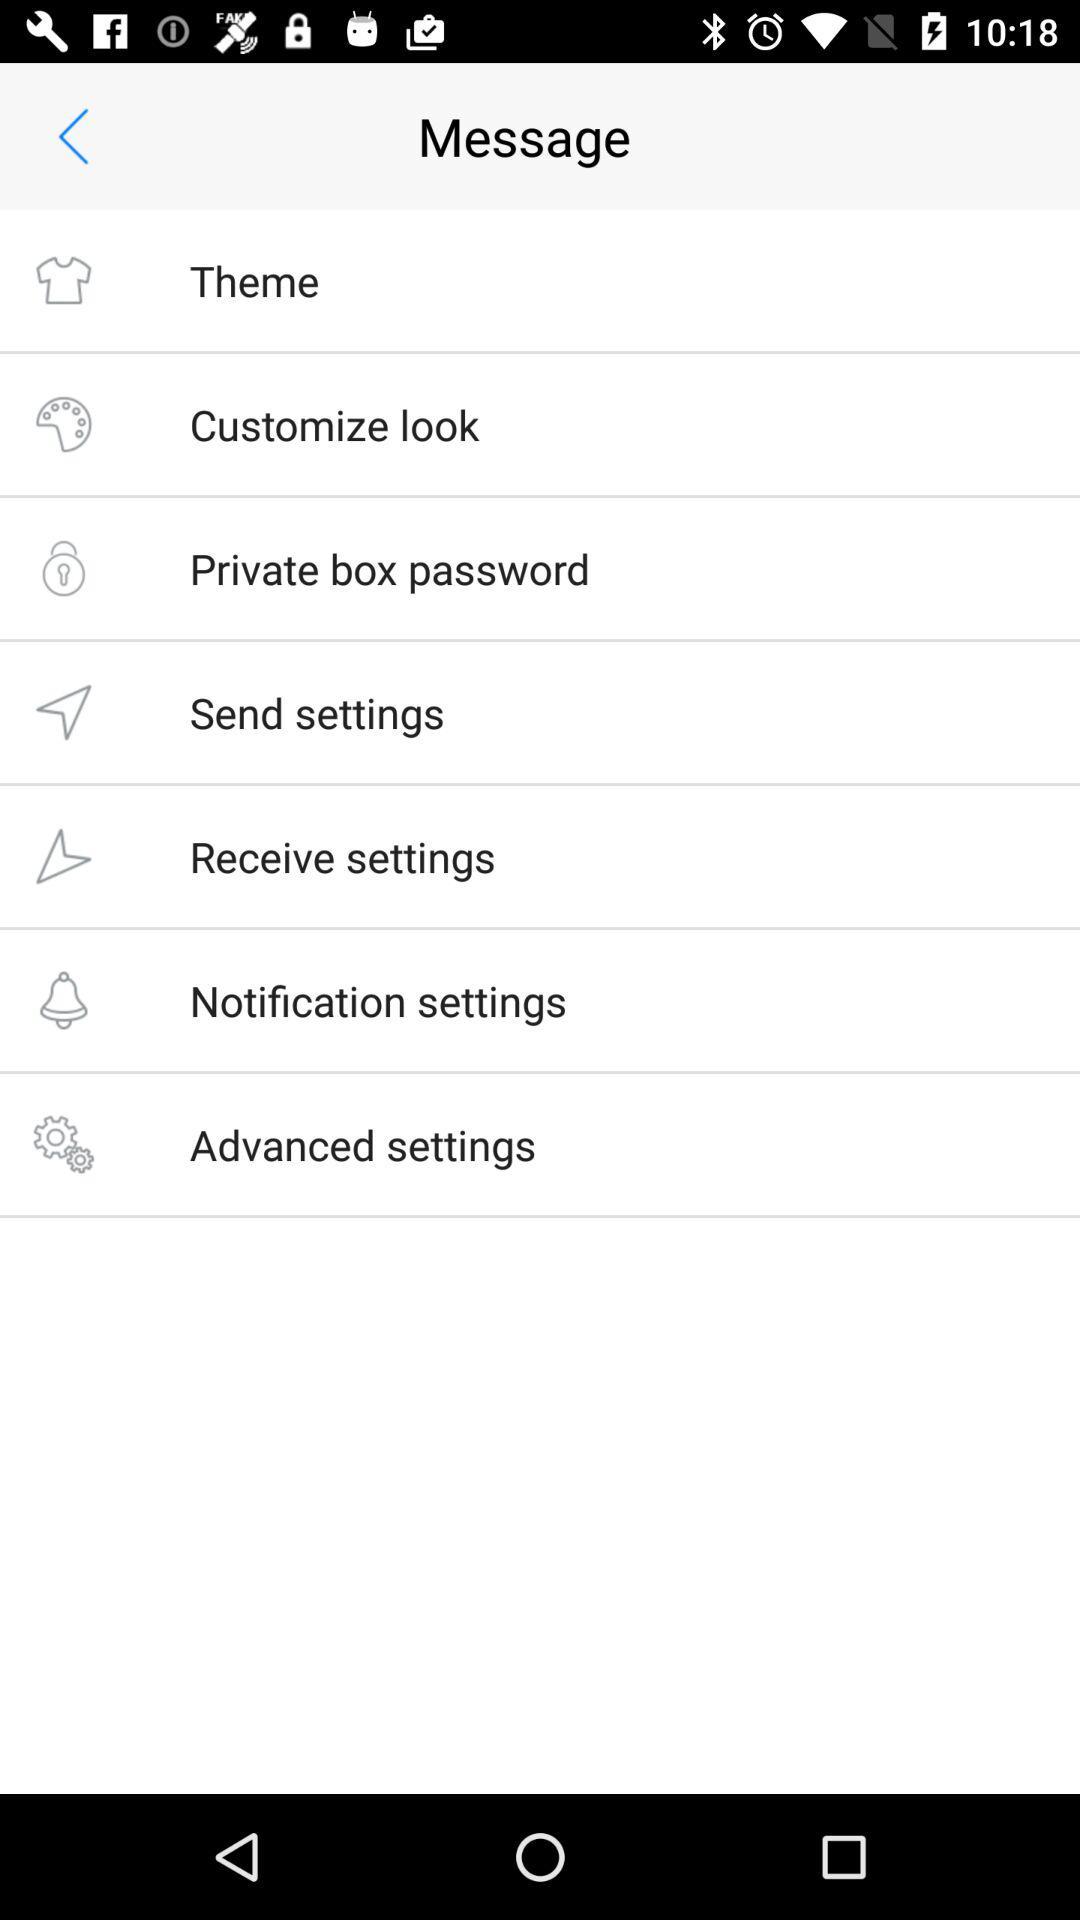 This screenshot has width=1080, height=1920. I want to click on the advanced settings item, so click(362, 1144).